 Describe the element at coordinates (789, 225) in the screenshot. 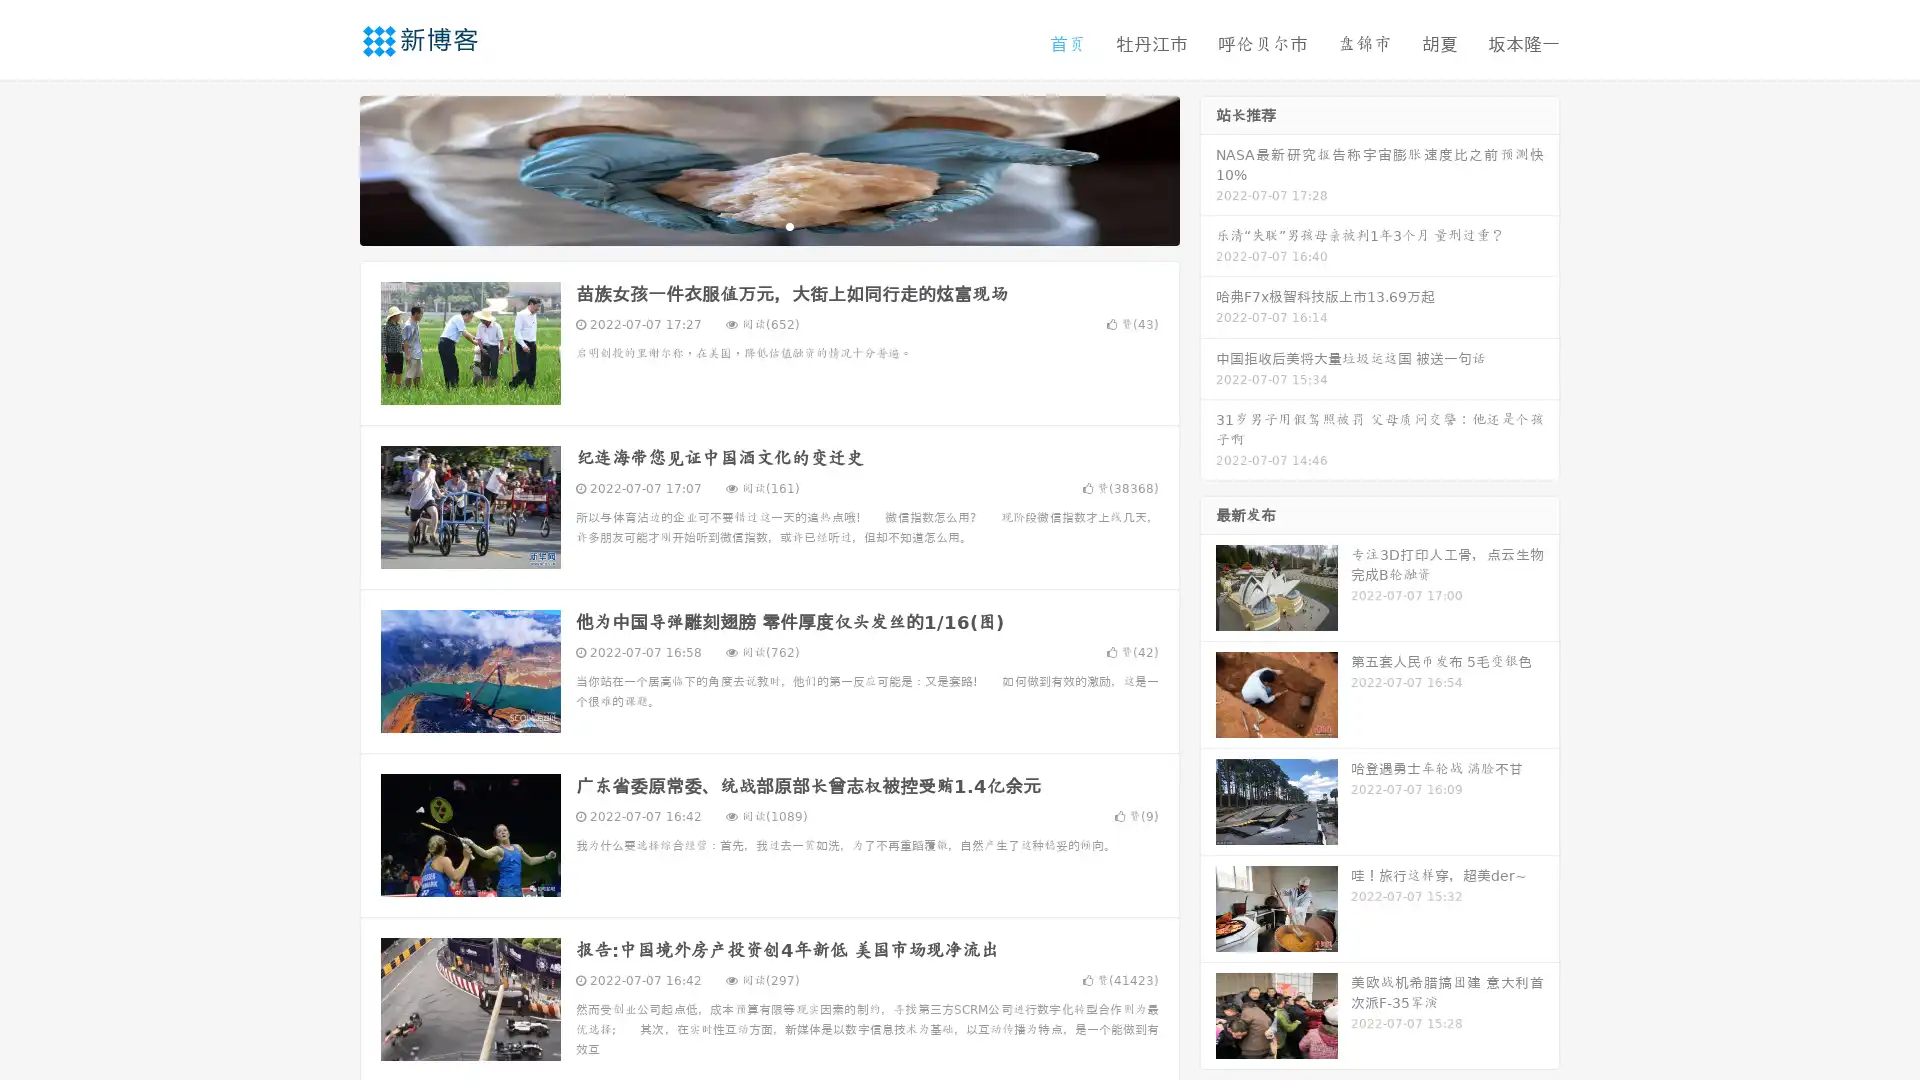

I see `Go to slide 3` at that location.